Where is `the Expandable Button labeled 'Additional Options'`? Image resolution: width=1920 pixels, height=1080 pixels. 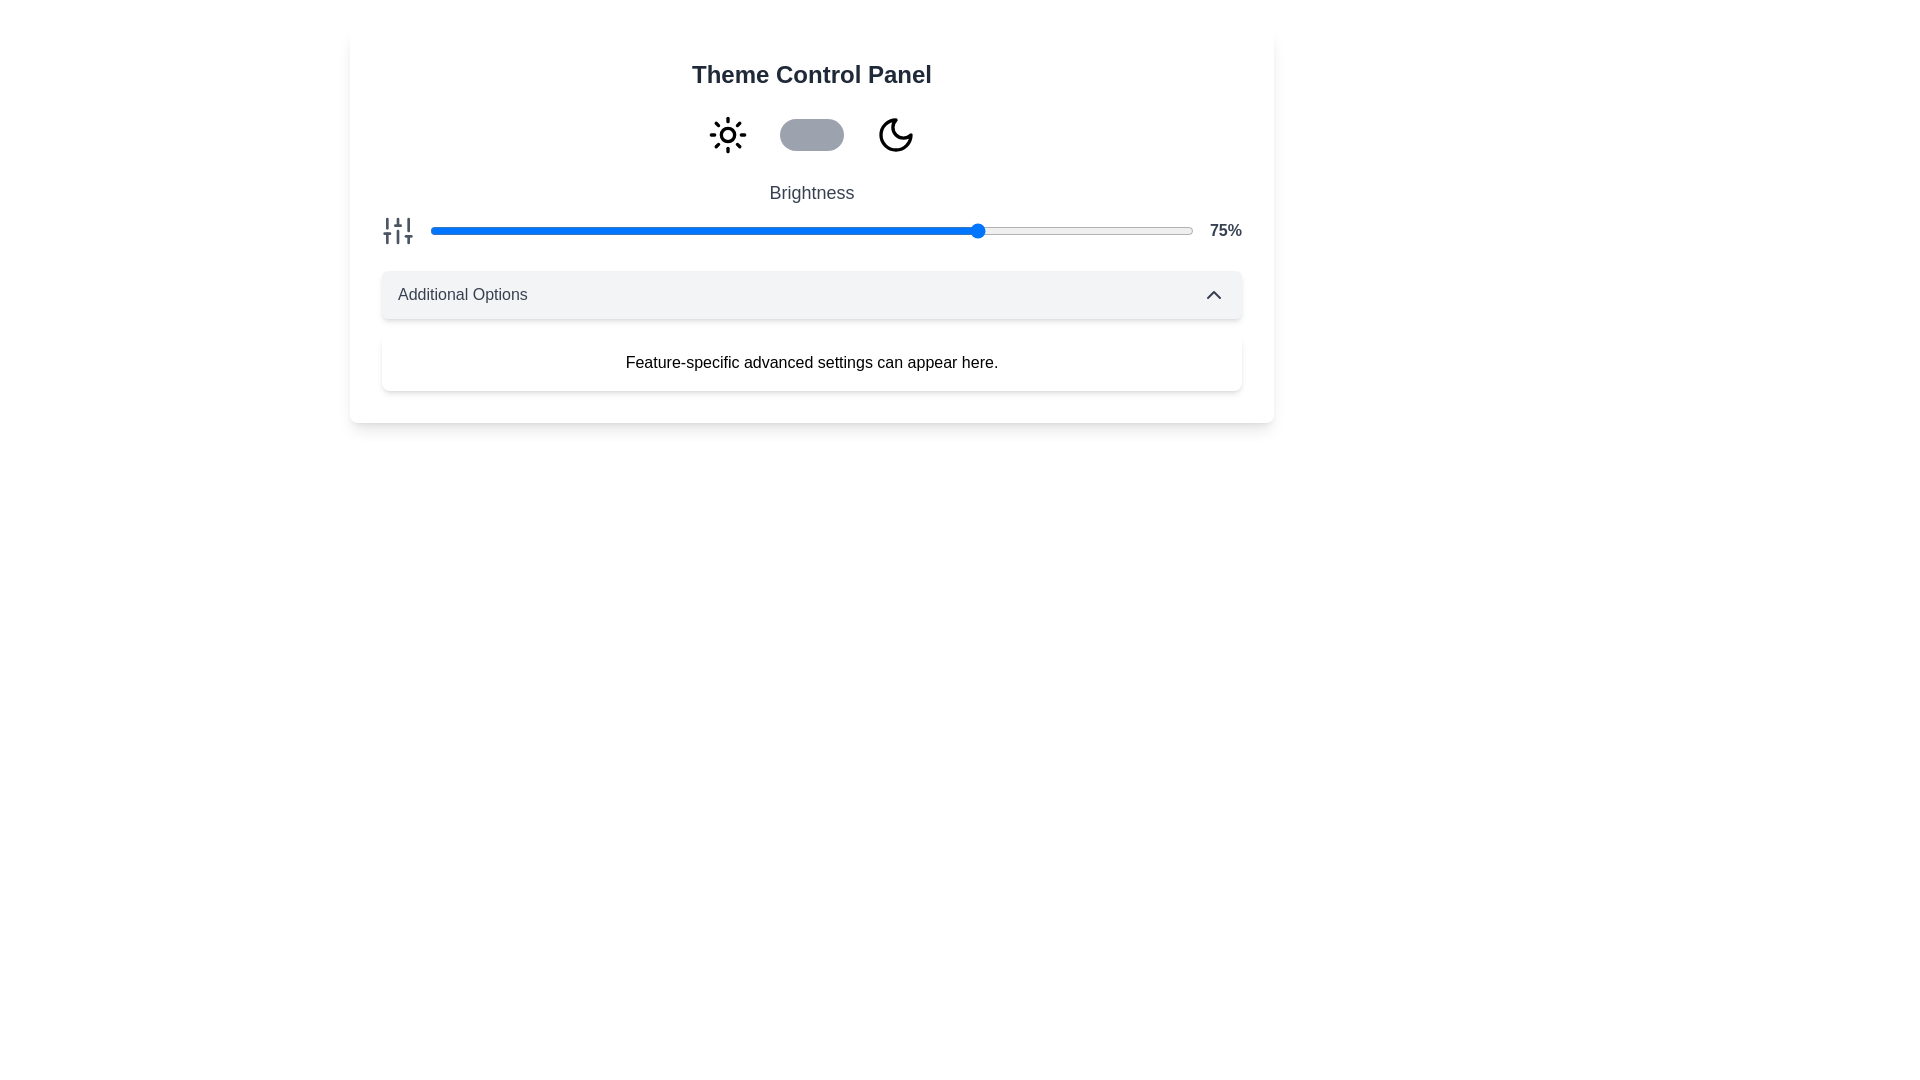 the Expandable Button labeled 'Additional Options' is located at coordinates (811, 294).